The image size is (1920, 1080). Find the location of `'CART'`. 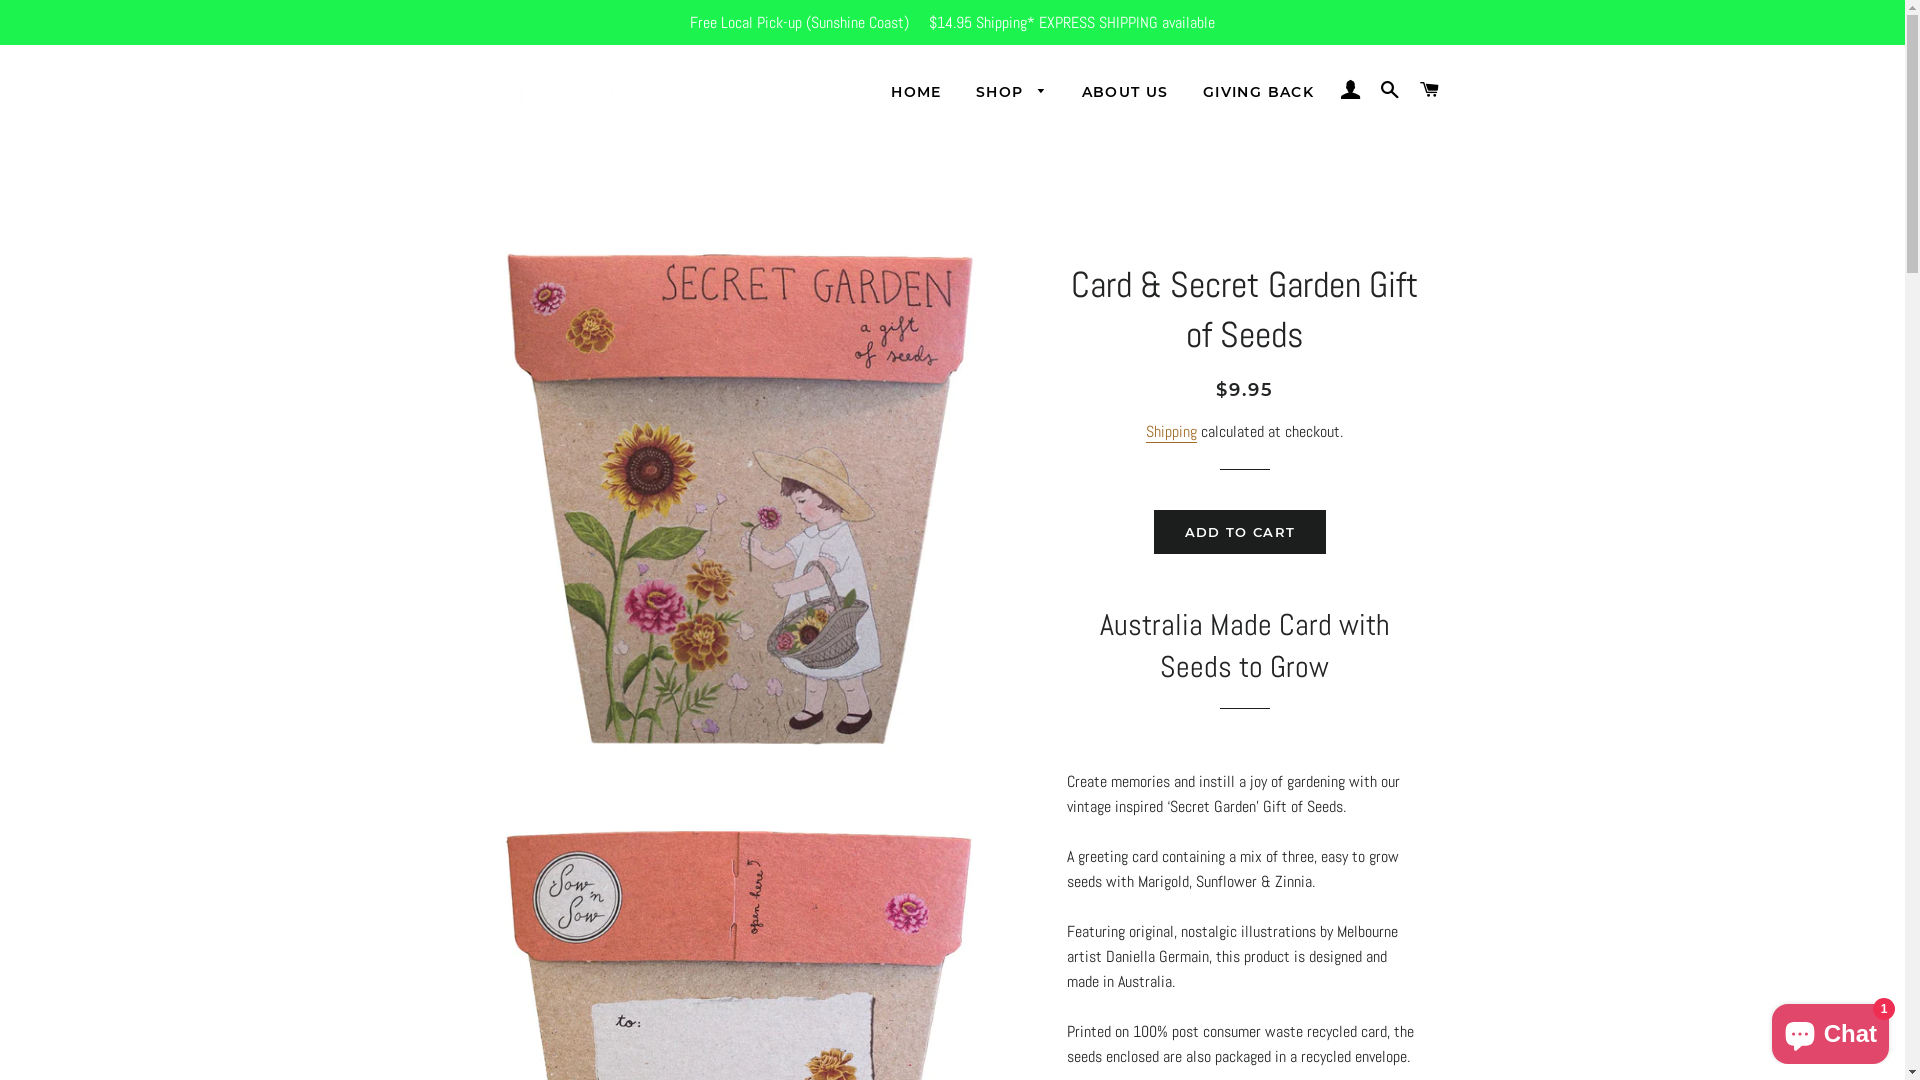

'CART' is located at coordinates (1428, 88).